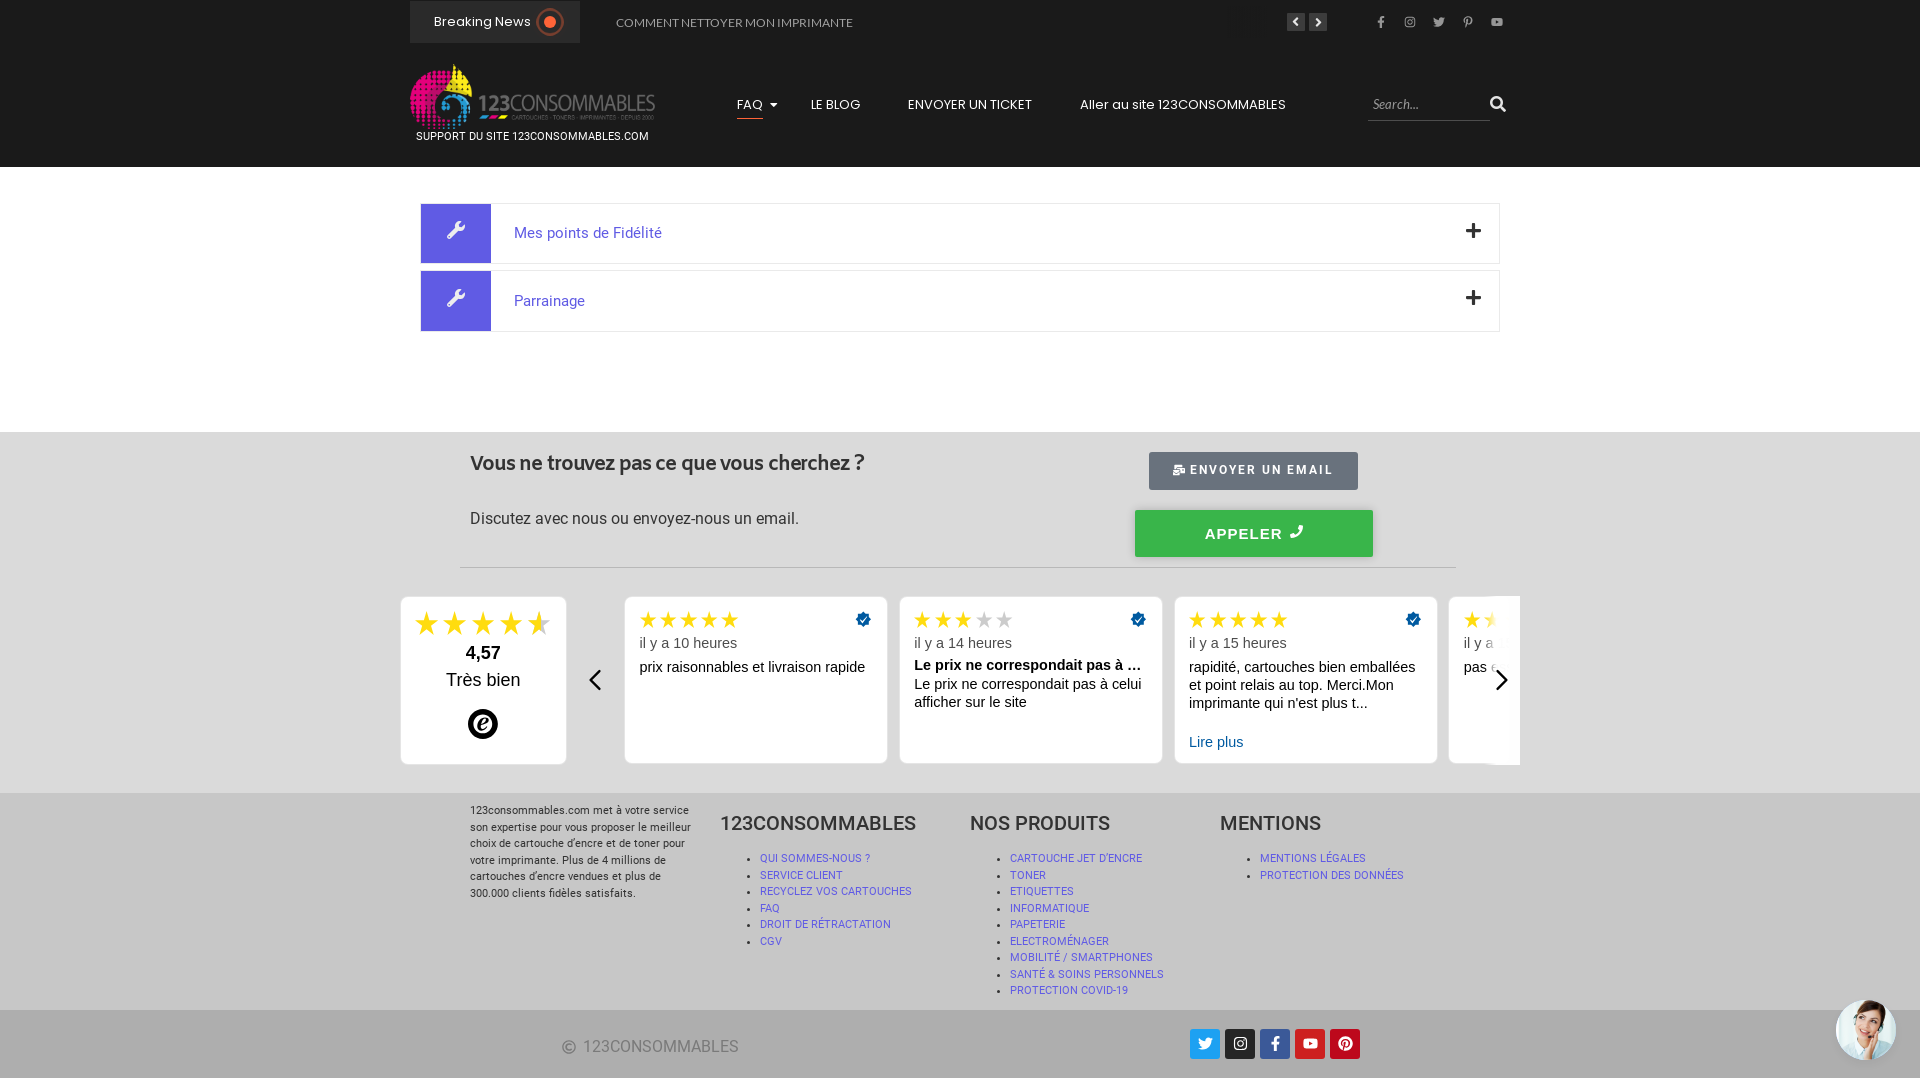  What do you see at coordinates (835, 890) in the screenshot?
I see `'RECYCLEZ VOS CARTOUCHES'` at bounding box center [835, 890].